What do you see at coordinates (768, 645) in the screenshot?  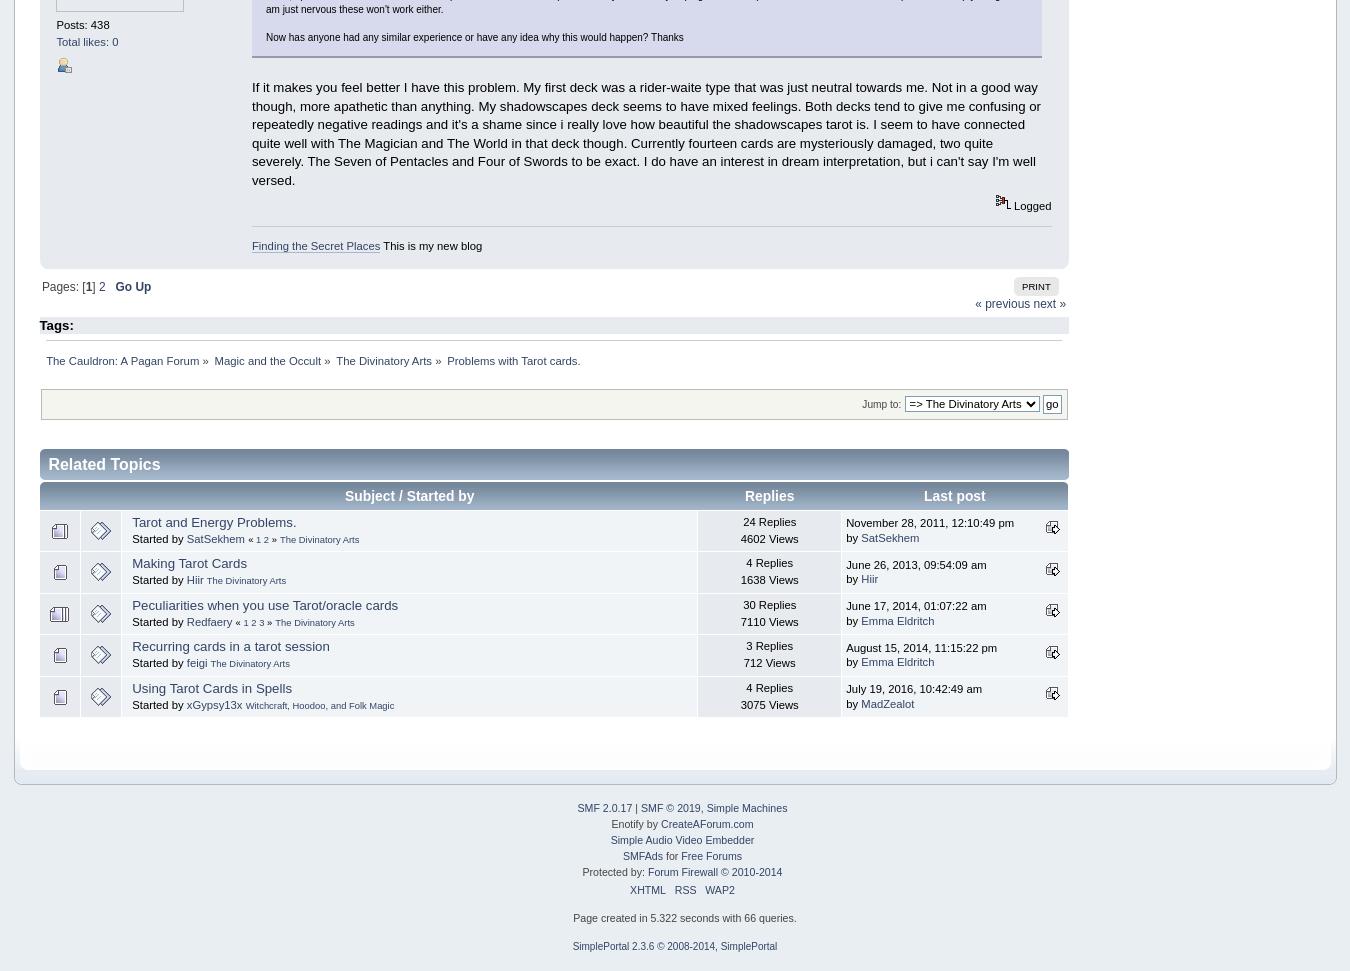 I see `'3 Replies'` at bounding box center [768, 645].